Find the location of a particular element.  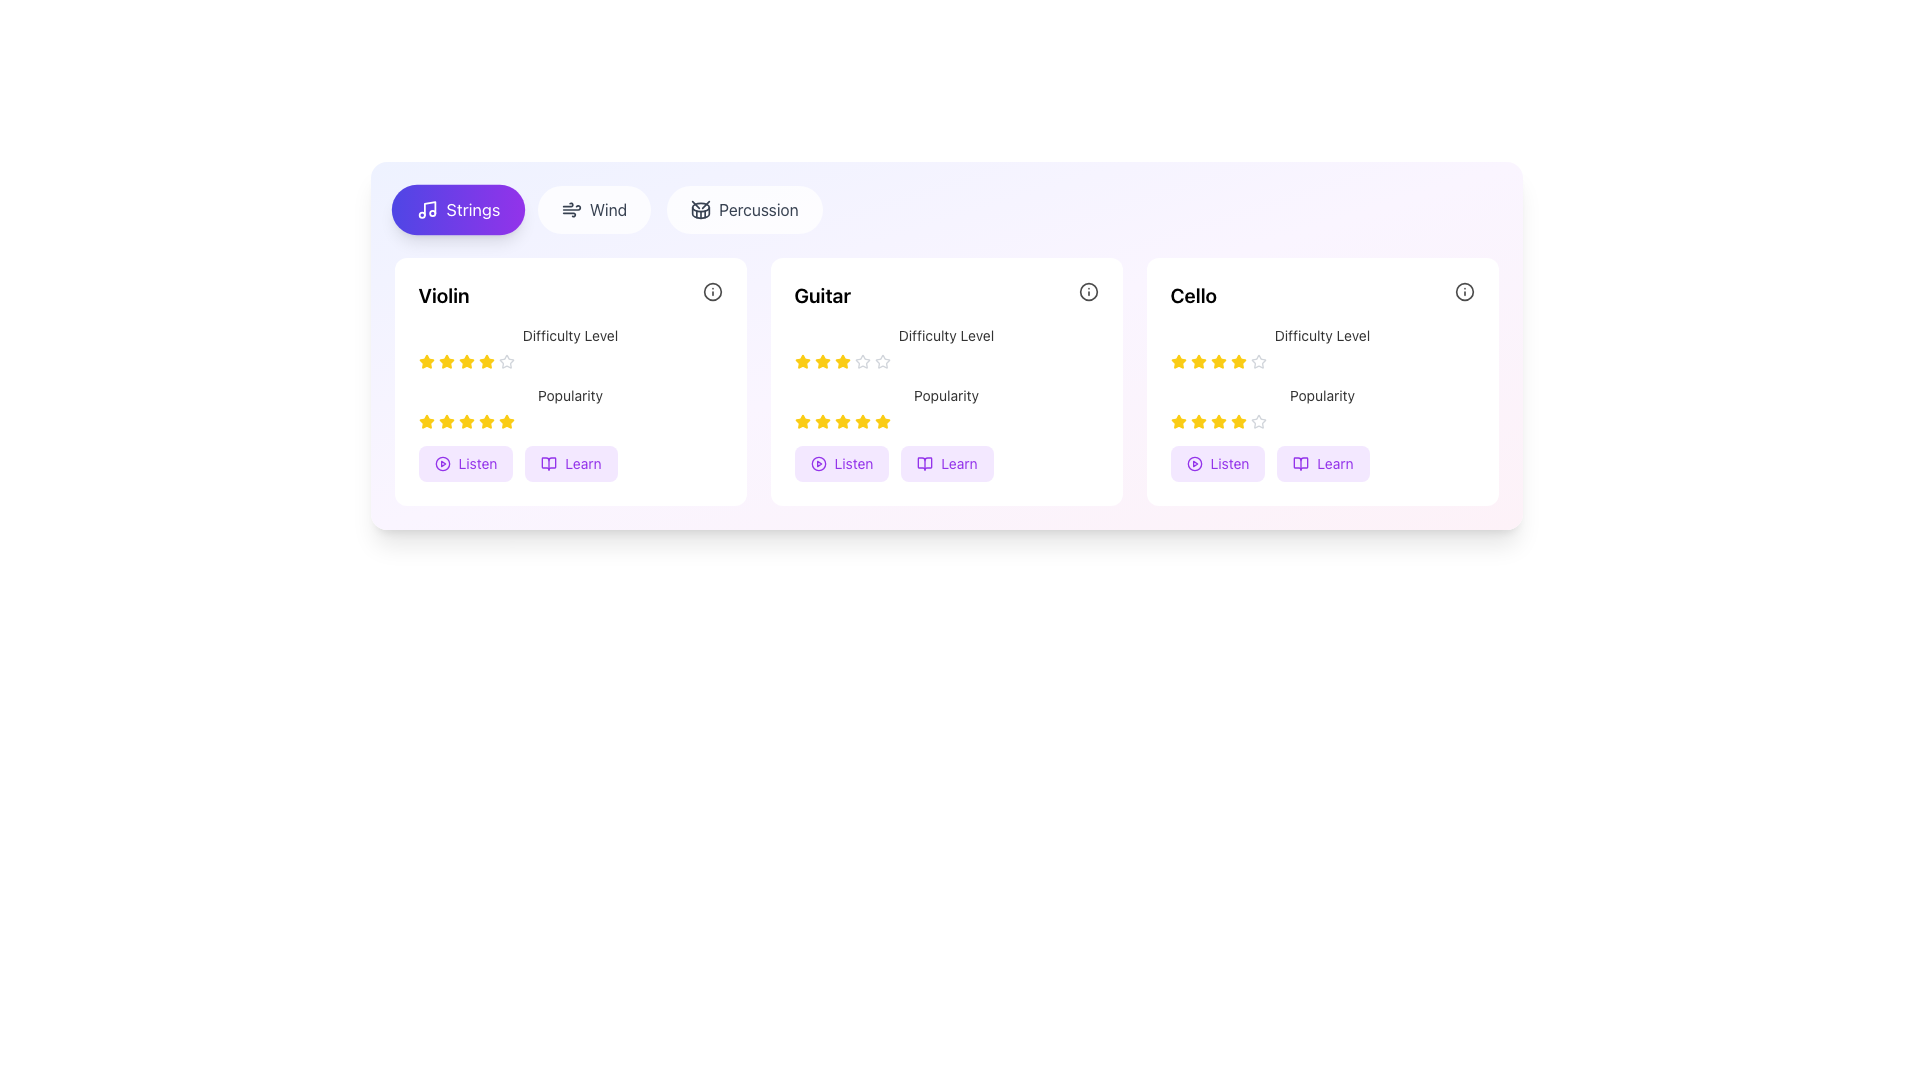

the open book icon located in the top-right corner of the 'Cello' subject card is located at coordinates (1301, 463).